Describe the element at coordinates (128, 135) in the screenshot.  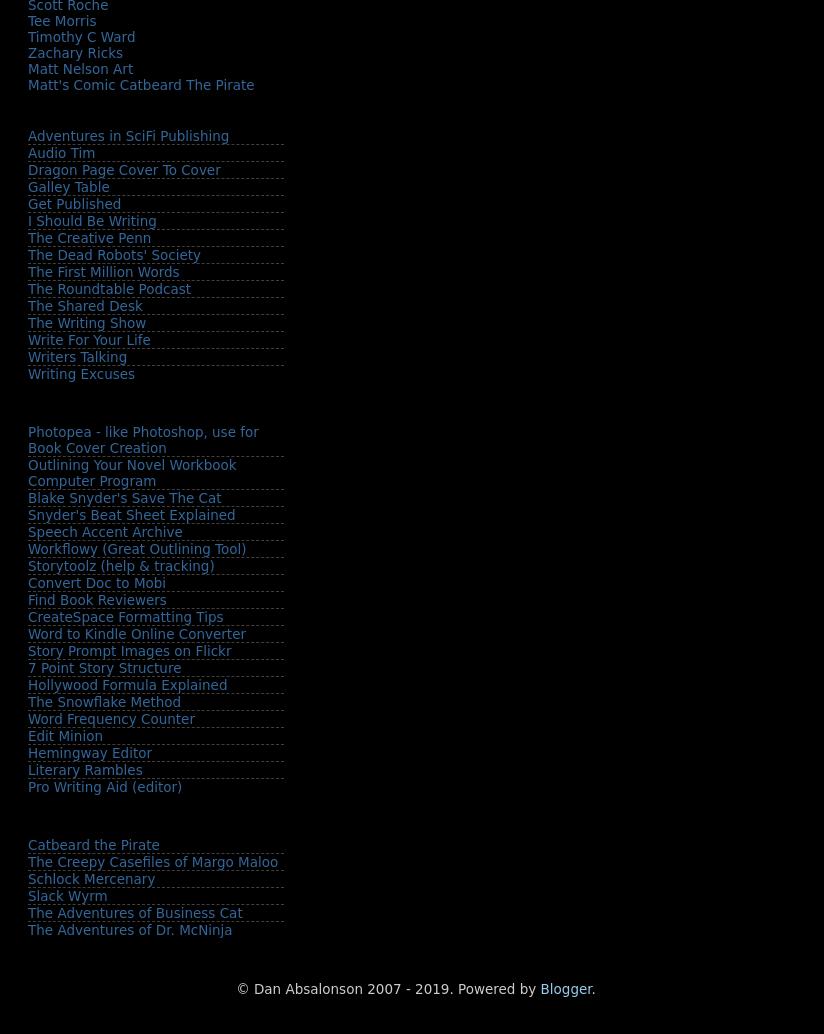
I see `'Adventures in SciFi Publishing'` at that location.